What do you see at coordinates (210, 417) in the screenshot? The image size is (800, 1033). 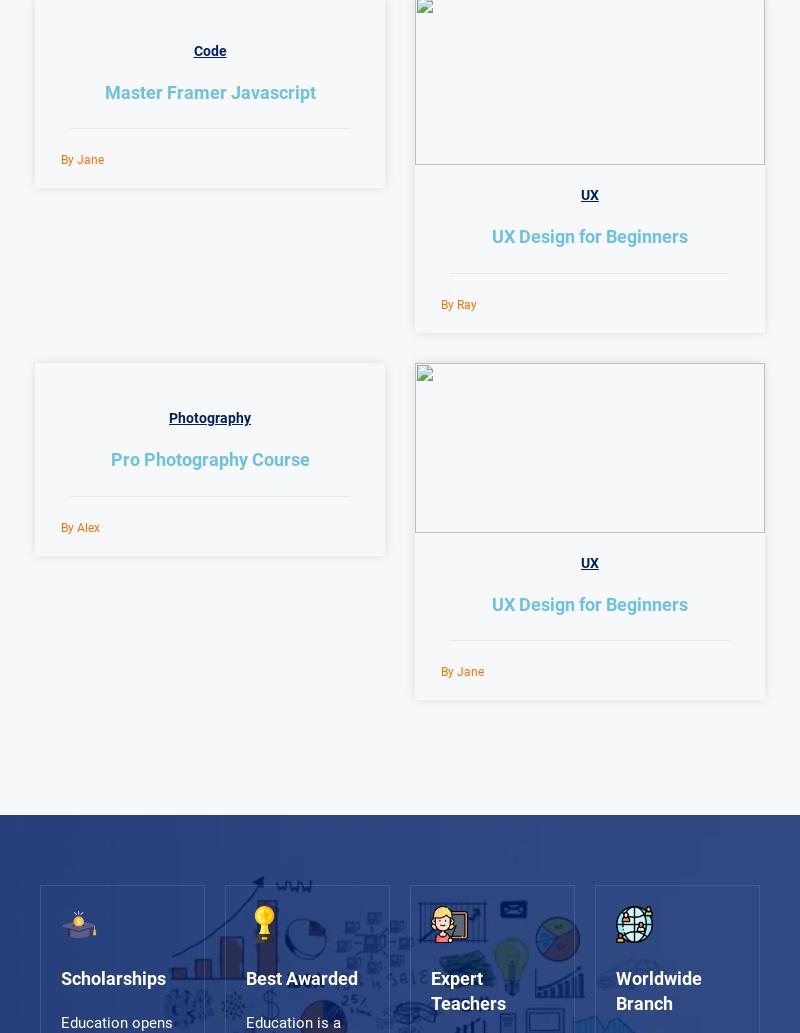 I see `'Photography'` at bounding box center [210, 417].